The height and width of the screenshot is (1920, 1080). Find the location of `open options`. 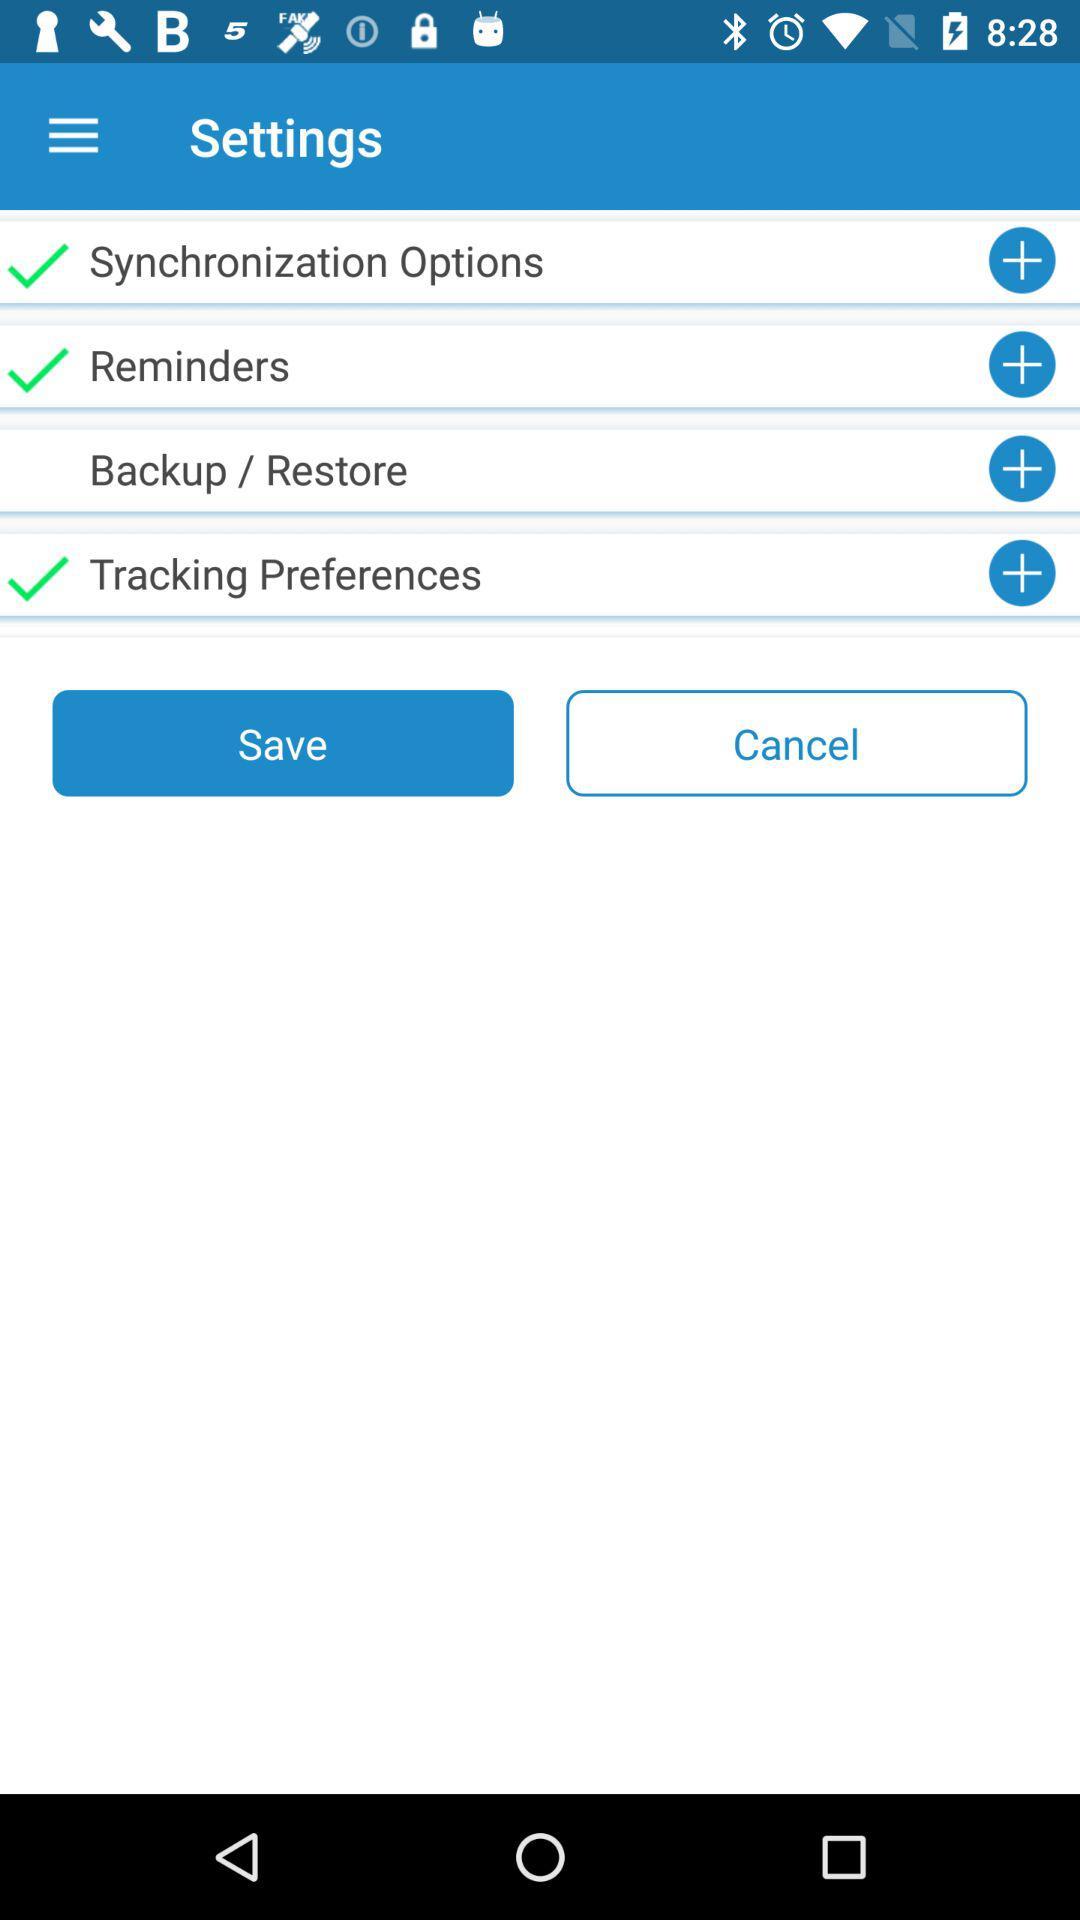

open options is located at coordinates (72, 135).